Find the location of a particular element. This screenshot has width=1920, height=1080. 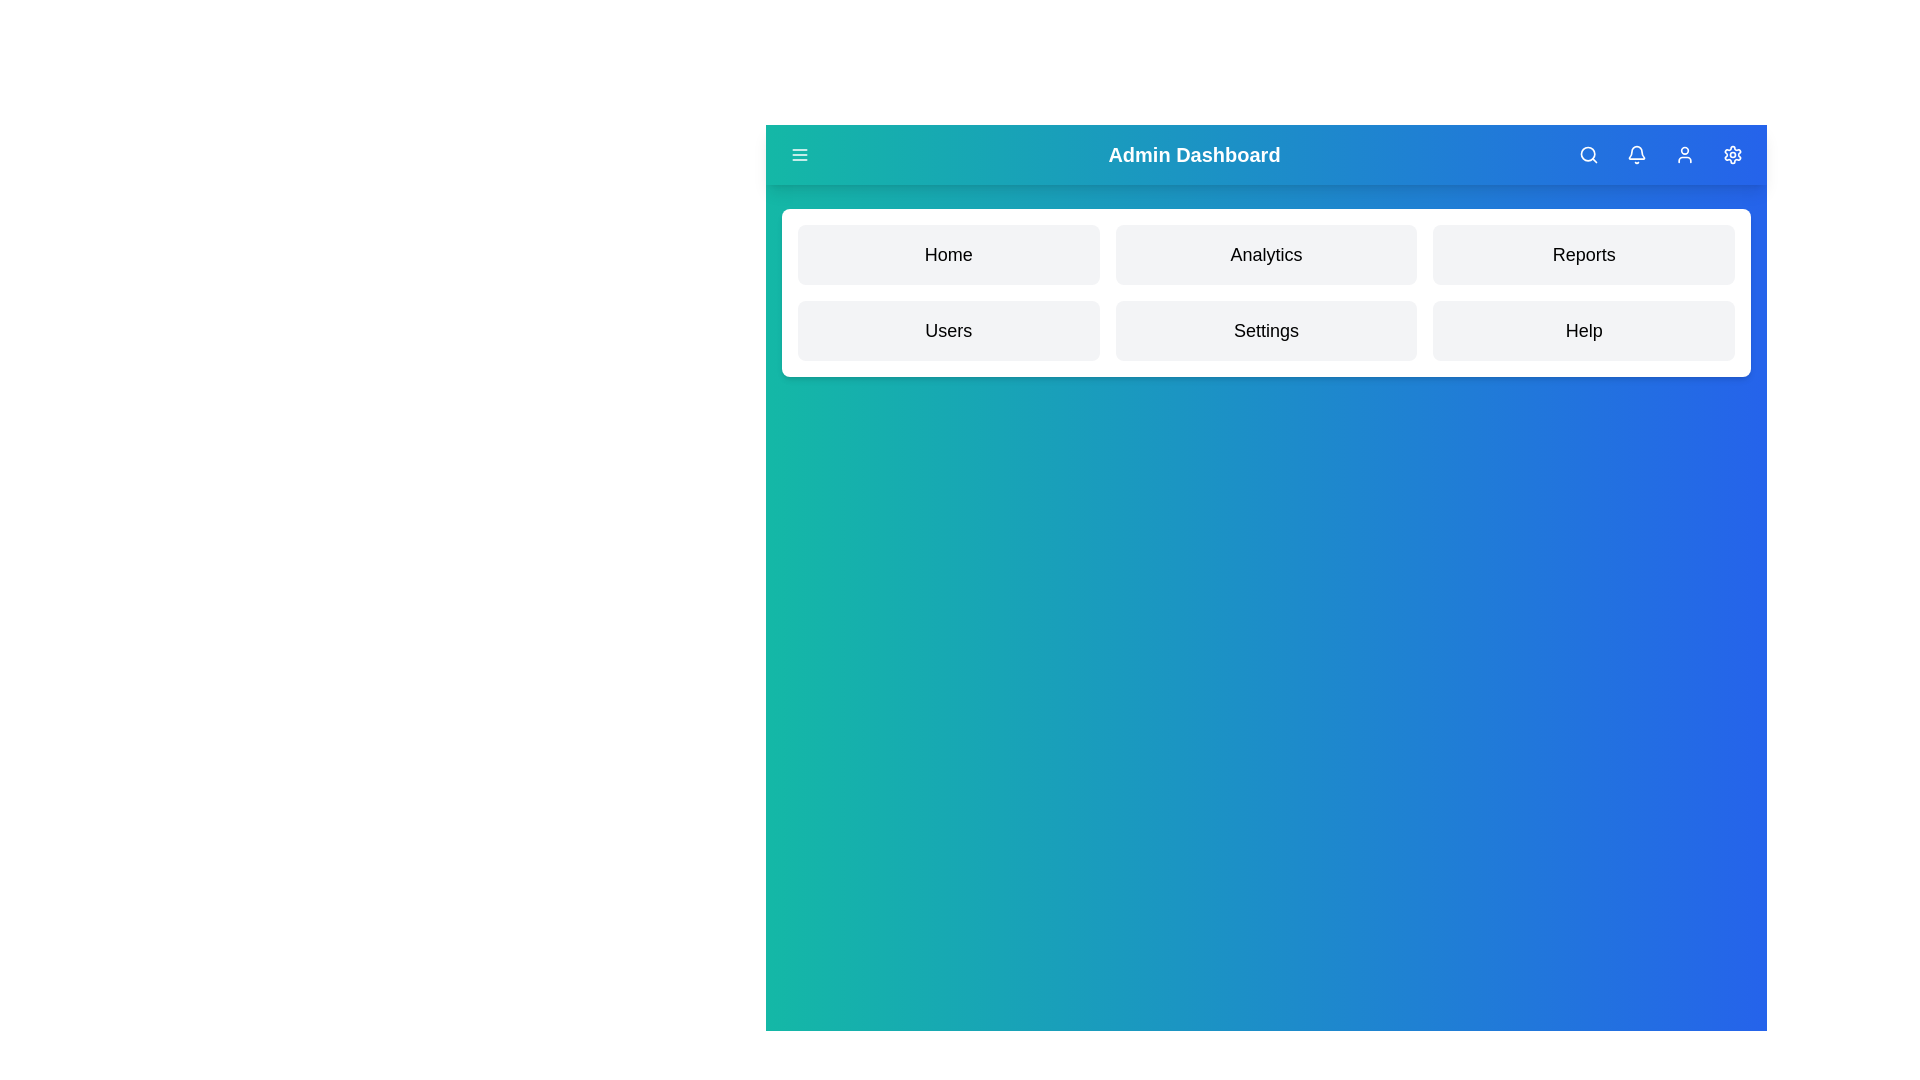

the user icon located in the top-right corner of the app bar is located at coordinates (1683, 153).